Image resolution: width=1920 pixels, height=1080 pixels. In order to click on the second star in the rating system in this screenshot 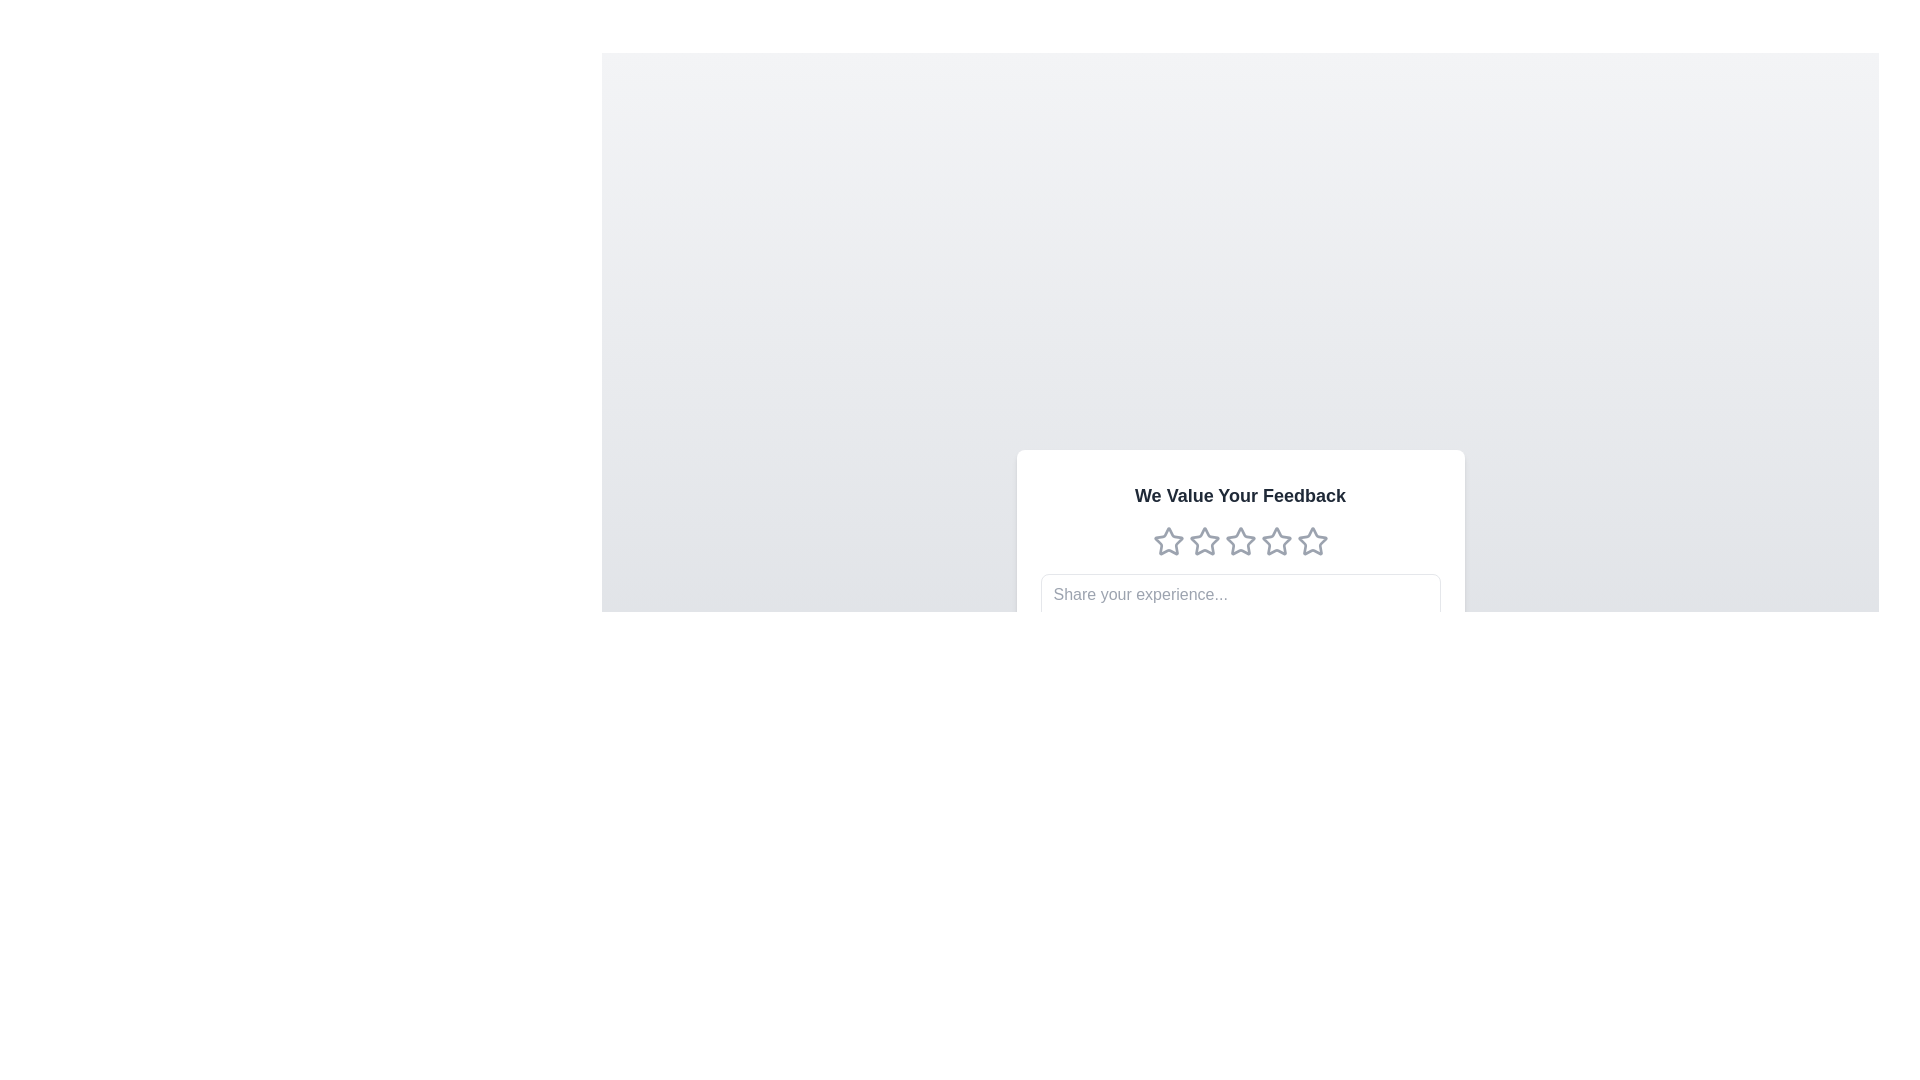, I will do `click(1275, 541)`.